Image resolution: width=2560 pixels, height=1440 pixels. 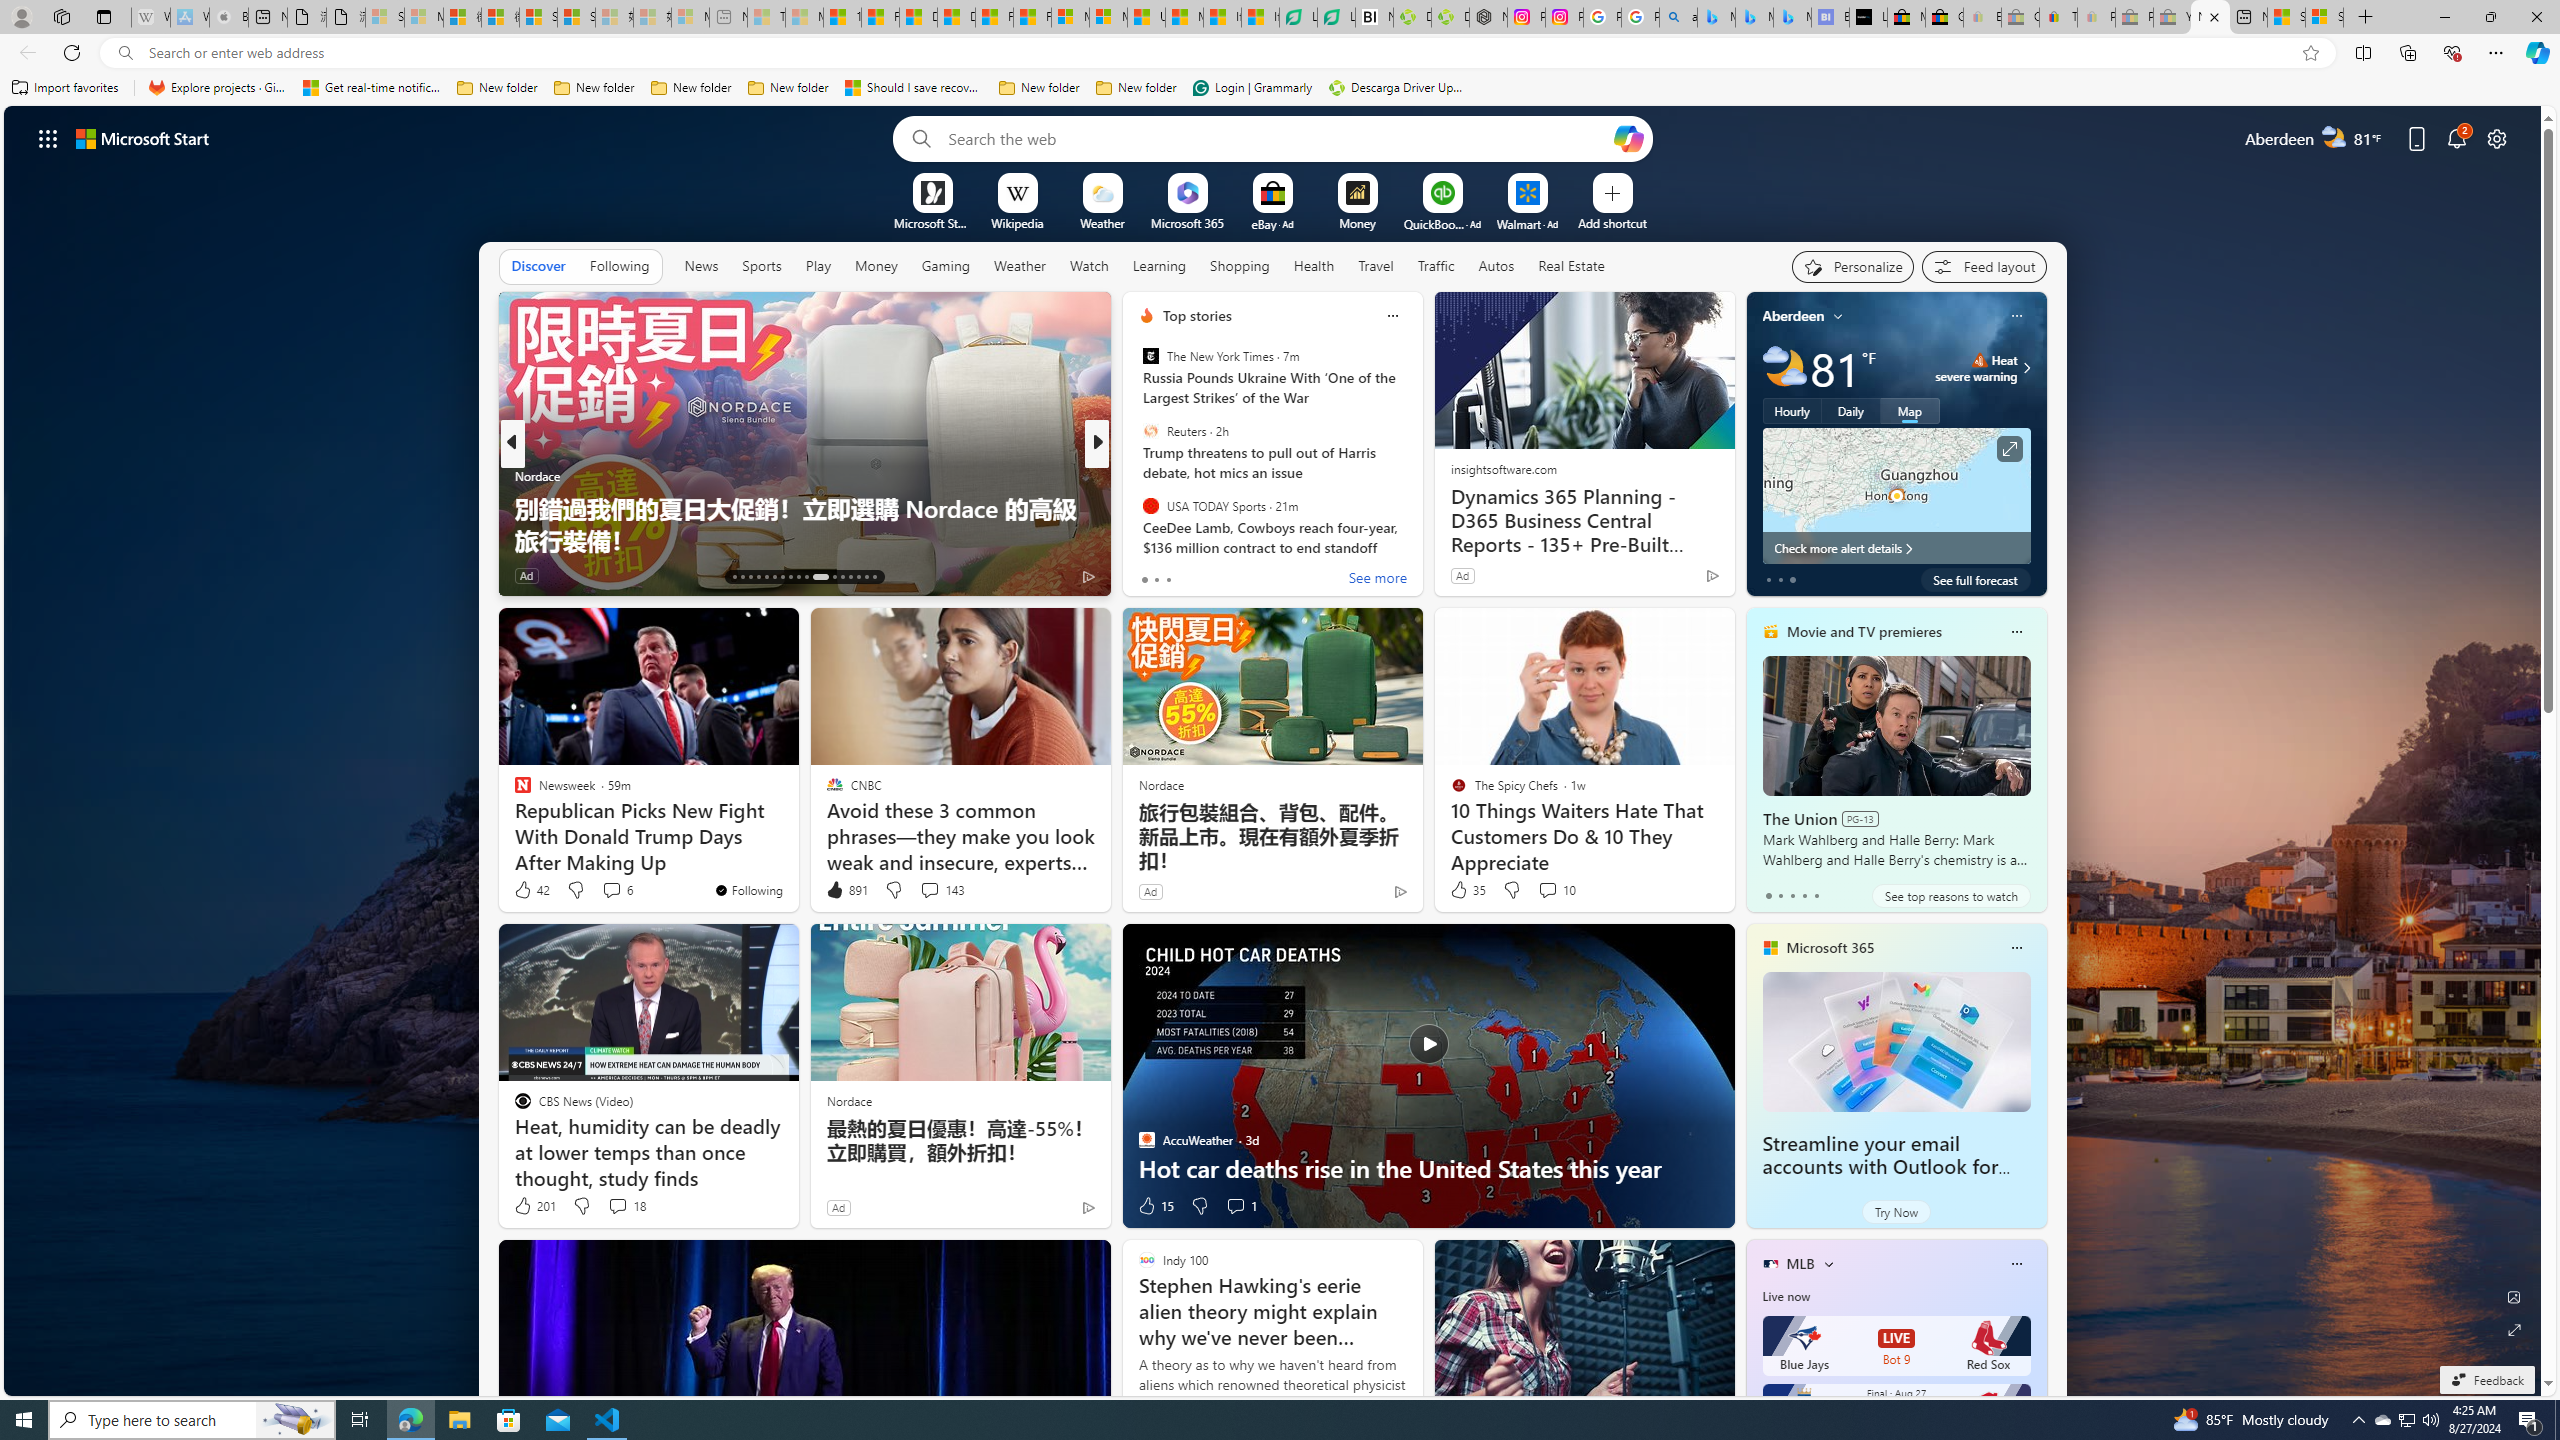 I want to click on 'Should I save recovered Word documents? - Microsoft Support', so click(x=913, y=87).